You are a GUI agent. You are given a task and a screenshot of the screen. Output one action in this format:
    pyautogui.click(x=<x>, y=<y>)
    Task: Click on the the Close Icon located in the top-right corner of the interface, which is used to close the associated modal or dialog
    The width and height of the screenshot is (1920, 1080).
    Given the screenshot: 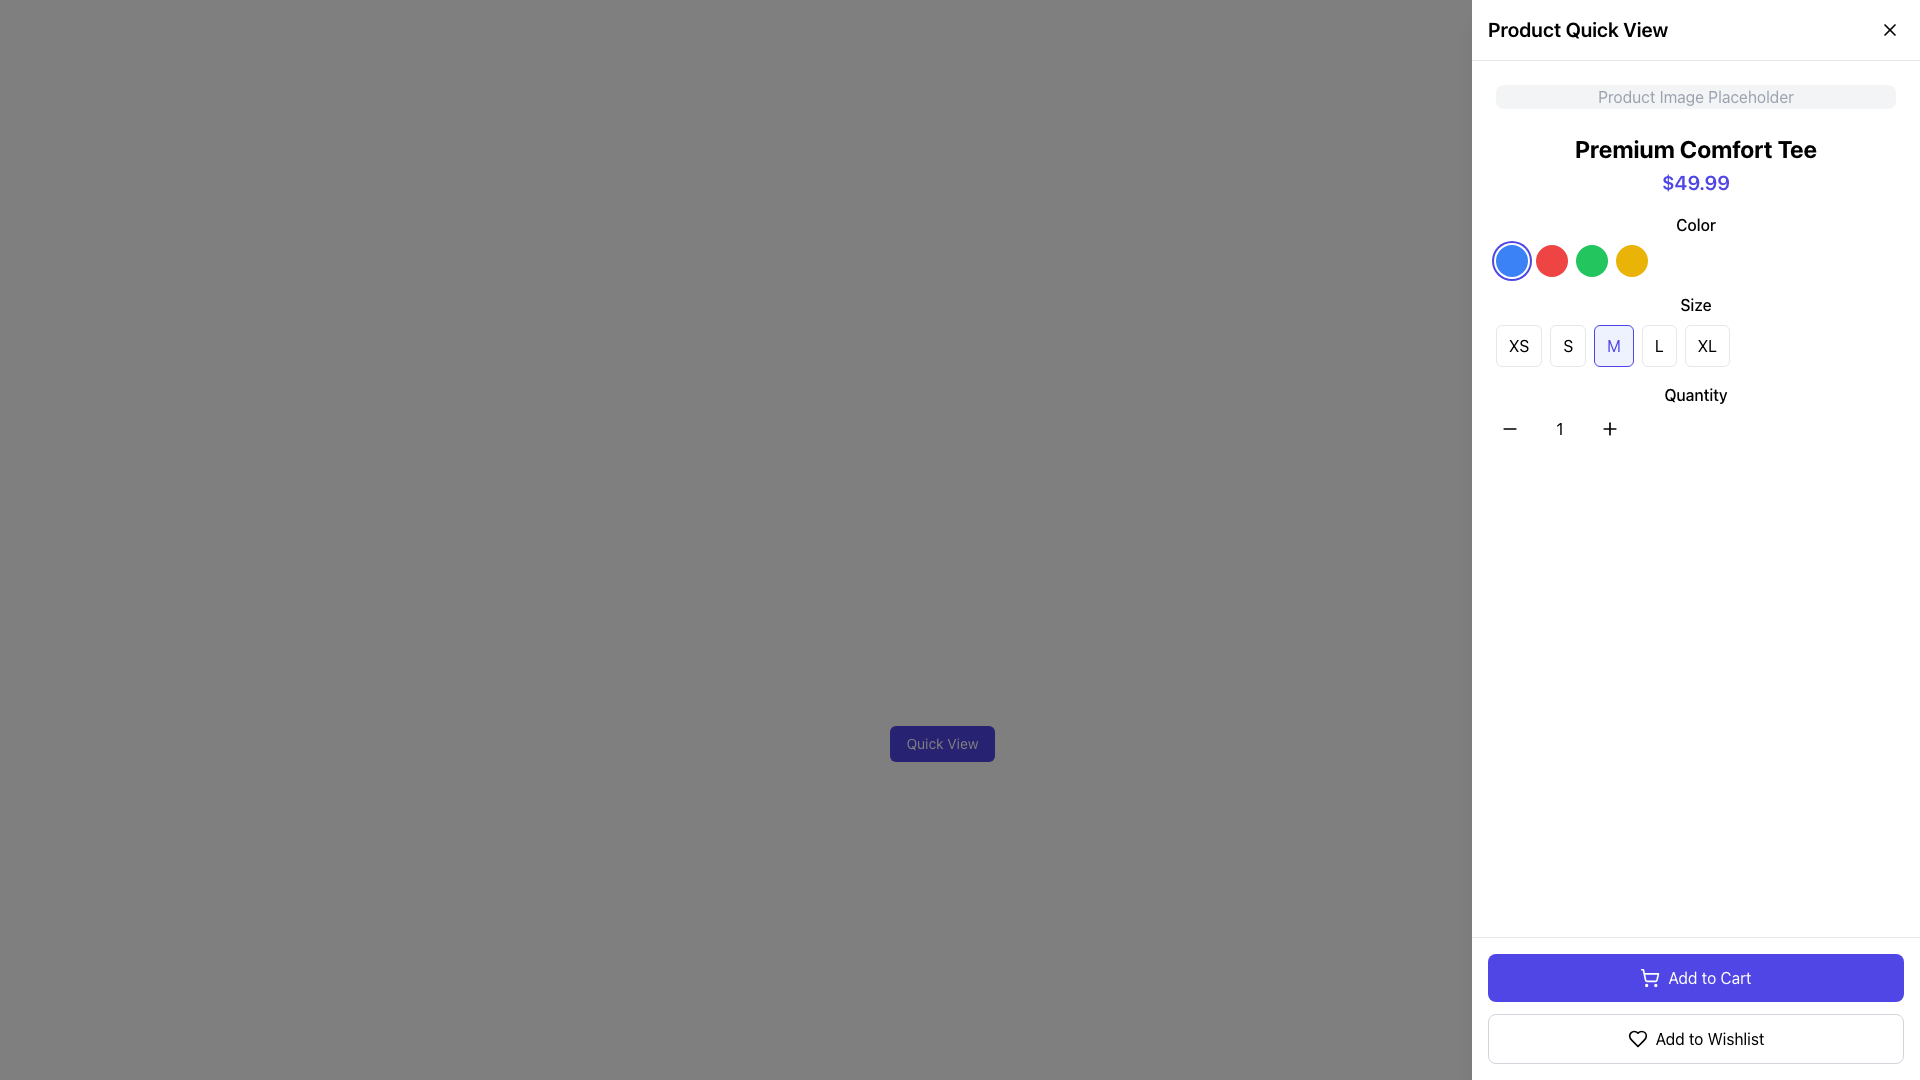 What is the action you would take?
    pyautogui.click(x=1889, y=30)
    